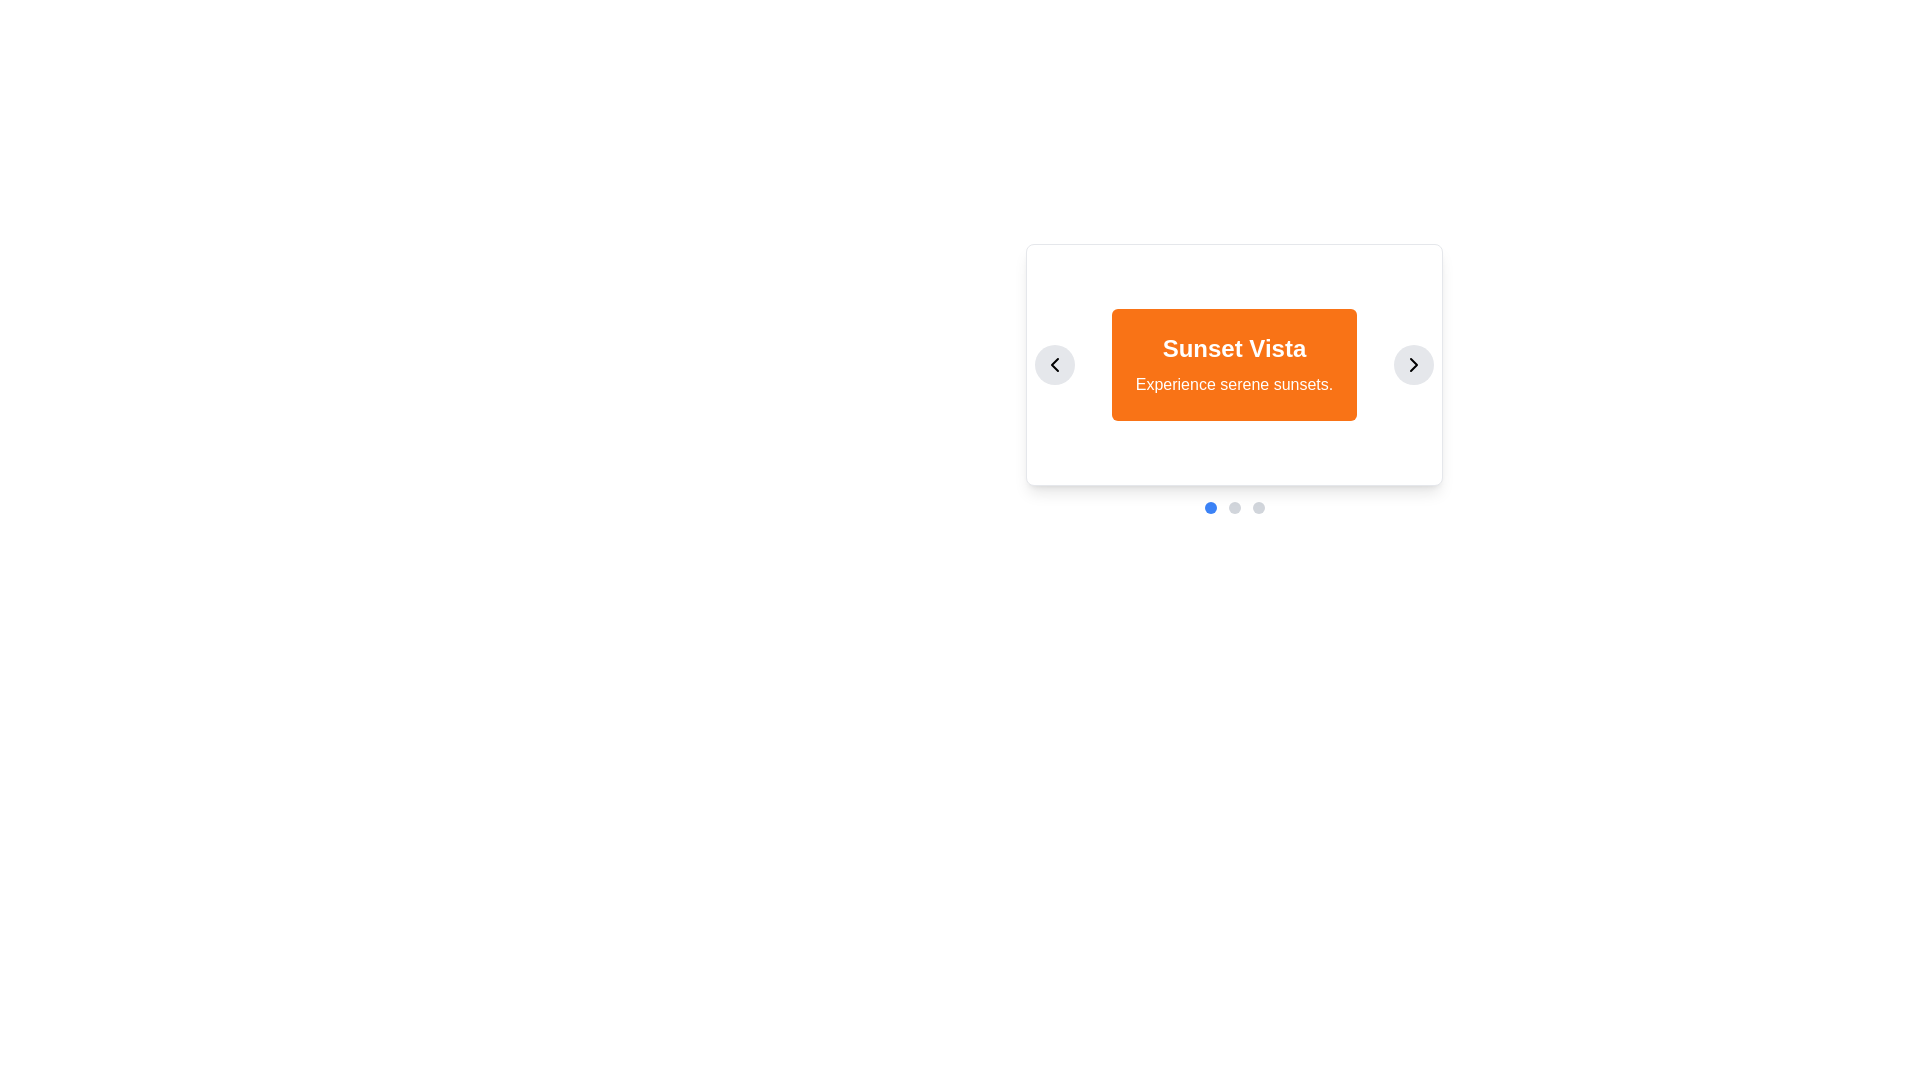  Describe the element at coordinates (1233, 507) in the screenshot. I see `the second circle button located centrally under the carousel` at that location.